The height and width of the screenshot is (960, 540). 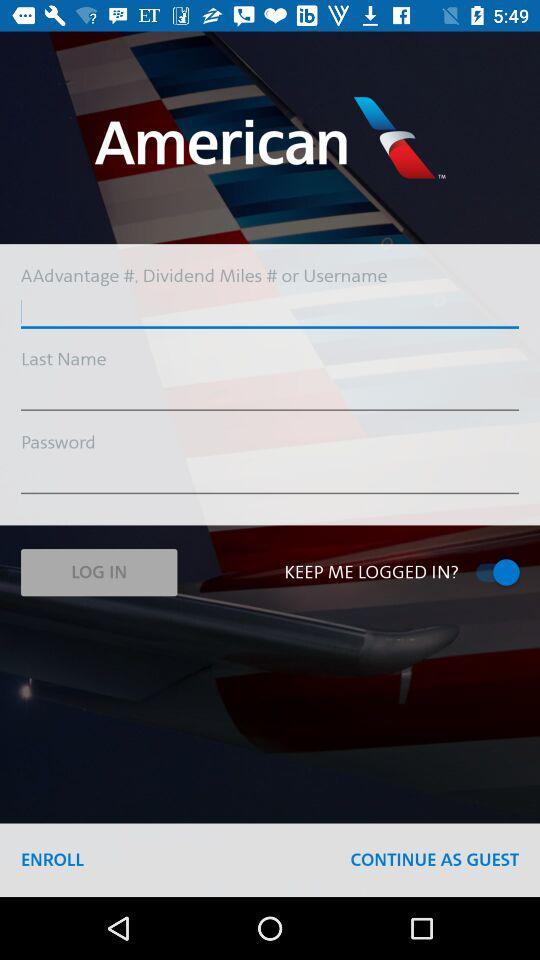 What do you see at coordinates (98, 572) in the screenshot?
I see `the icon next to keep me logged icon` at bounding box center [98, 572].